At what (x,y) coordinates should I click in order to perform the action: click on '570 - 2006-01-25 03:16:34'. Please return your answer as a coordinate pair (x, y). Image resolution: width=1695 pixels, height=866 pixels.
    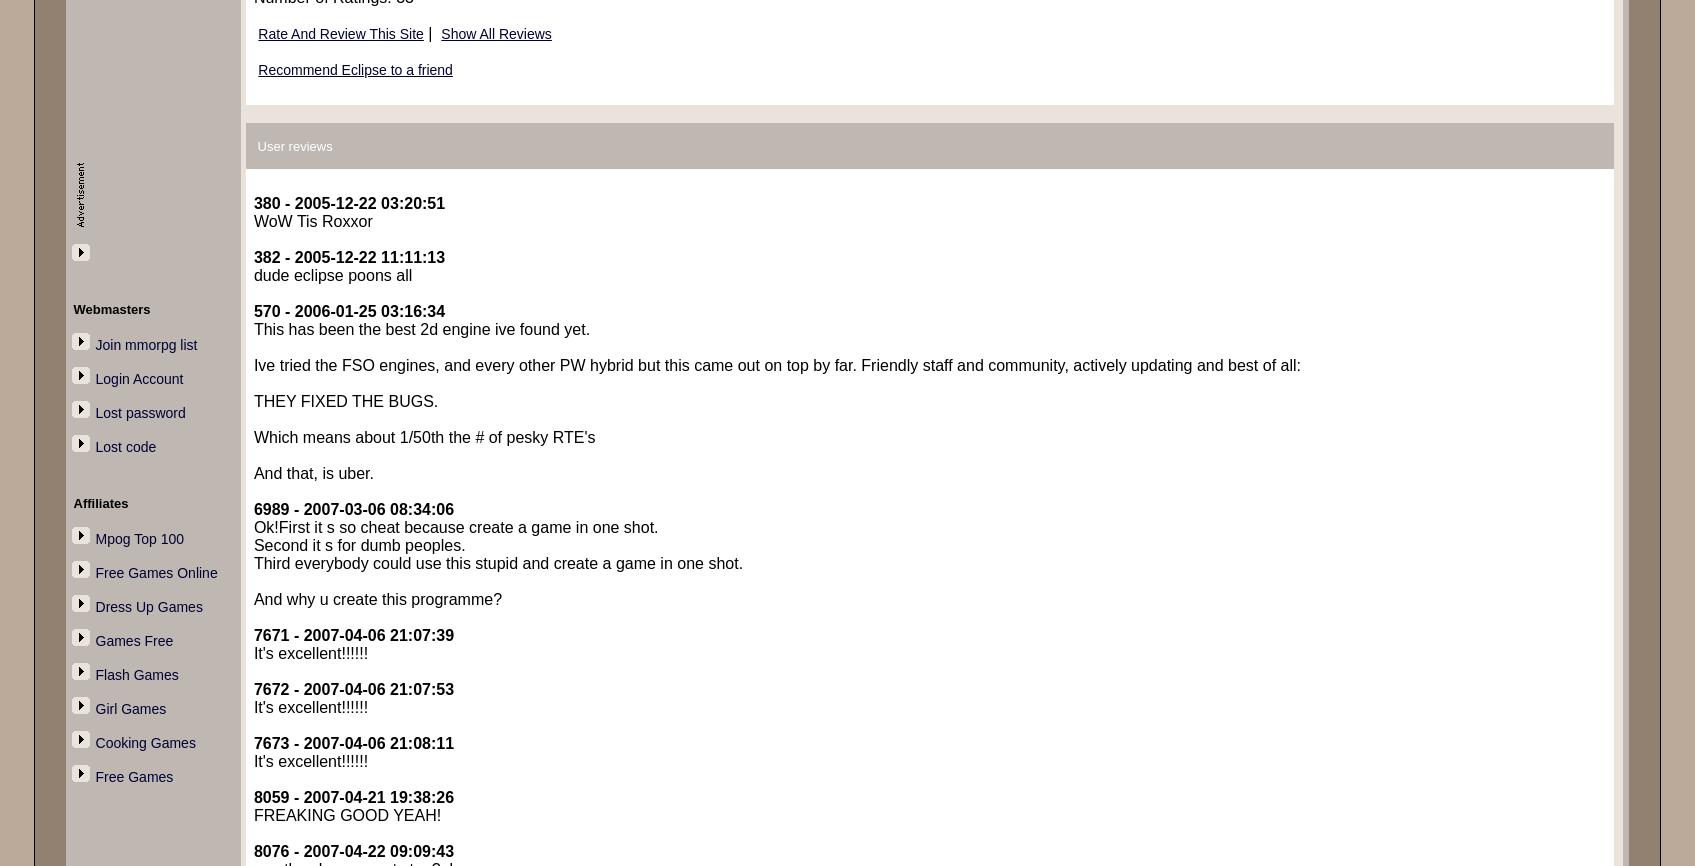
    Looking at the image, I should click on (348, 310).